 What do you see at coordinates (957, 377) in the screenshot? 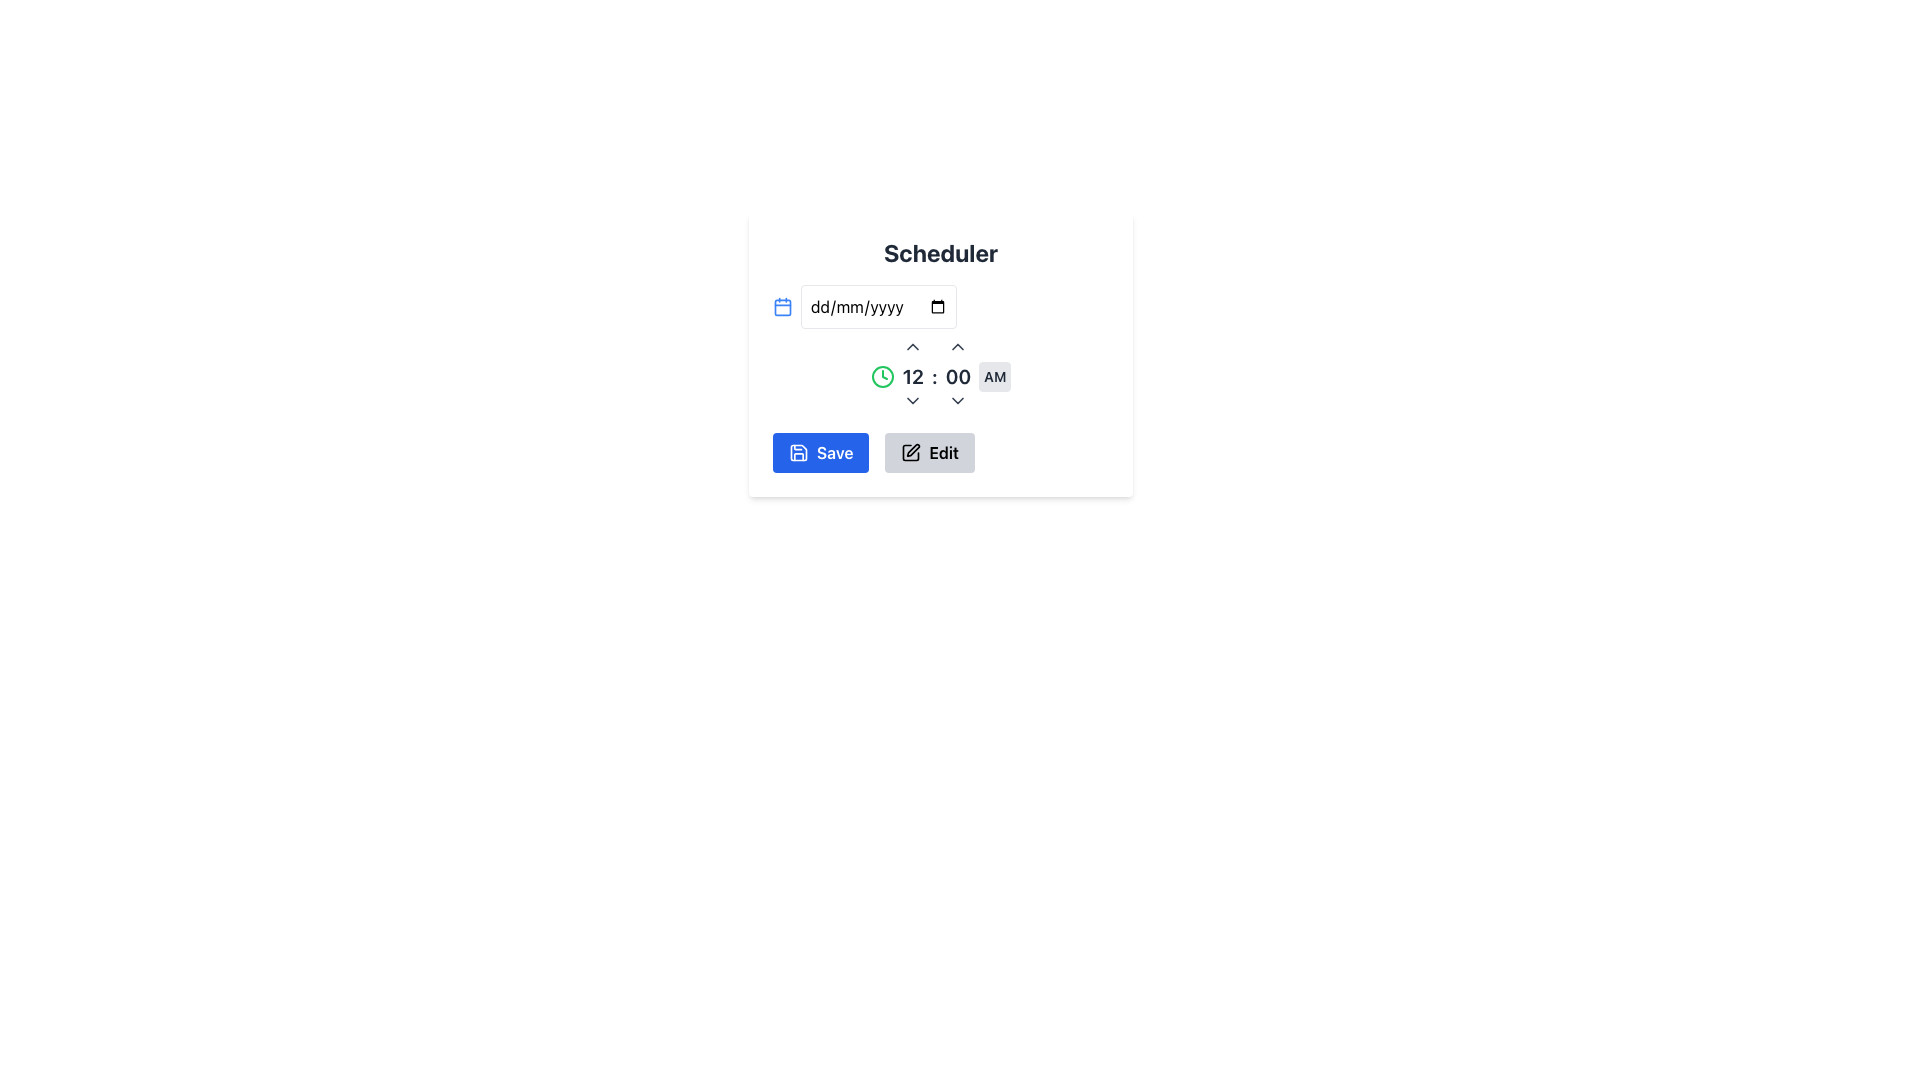
I see `the minutes field in the time selection module, which is located immediately to the right of the '12' hour indication` at bounding box center [957, 377].